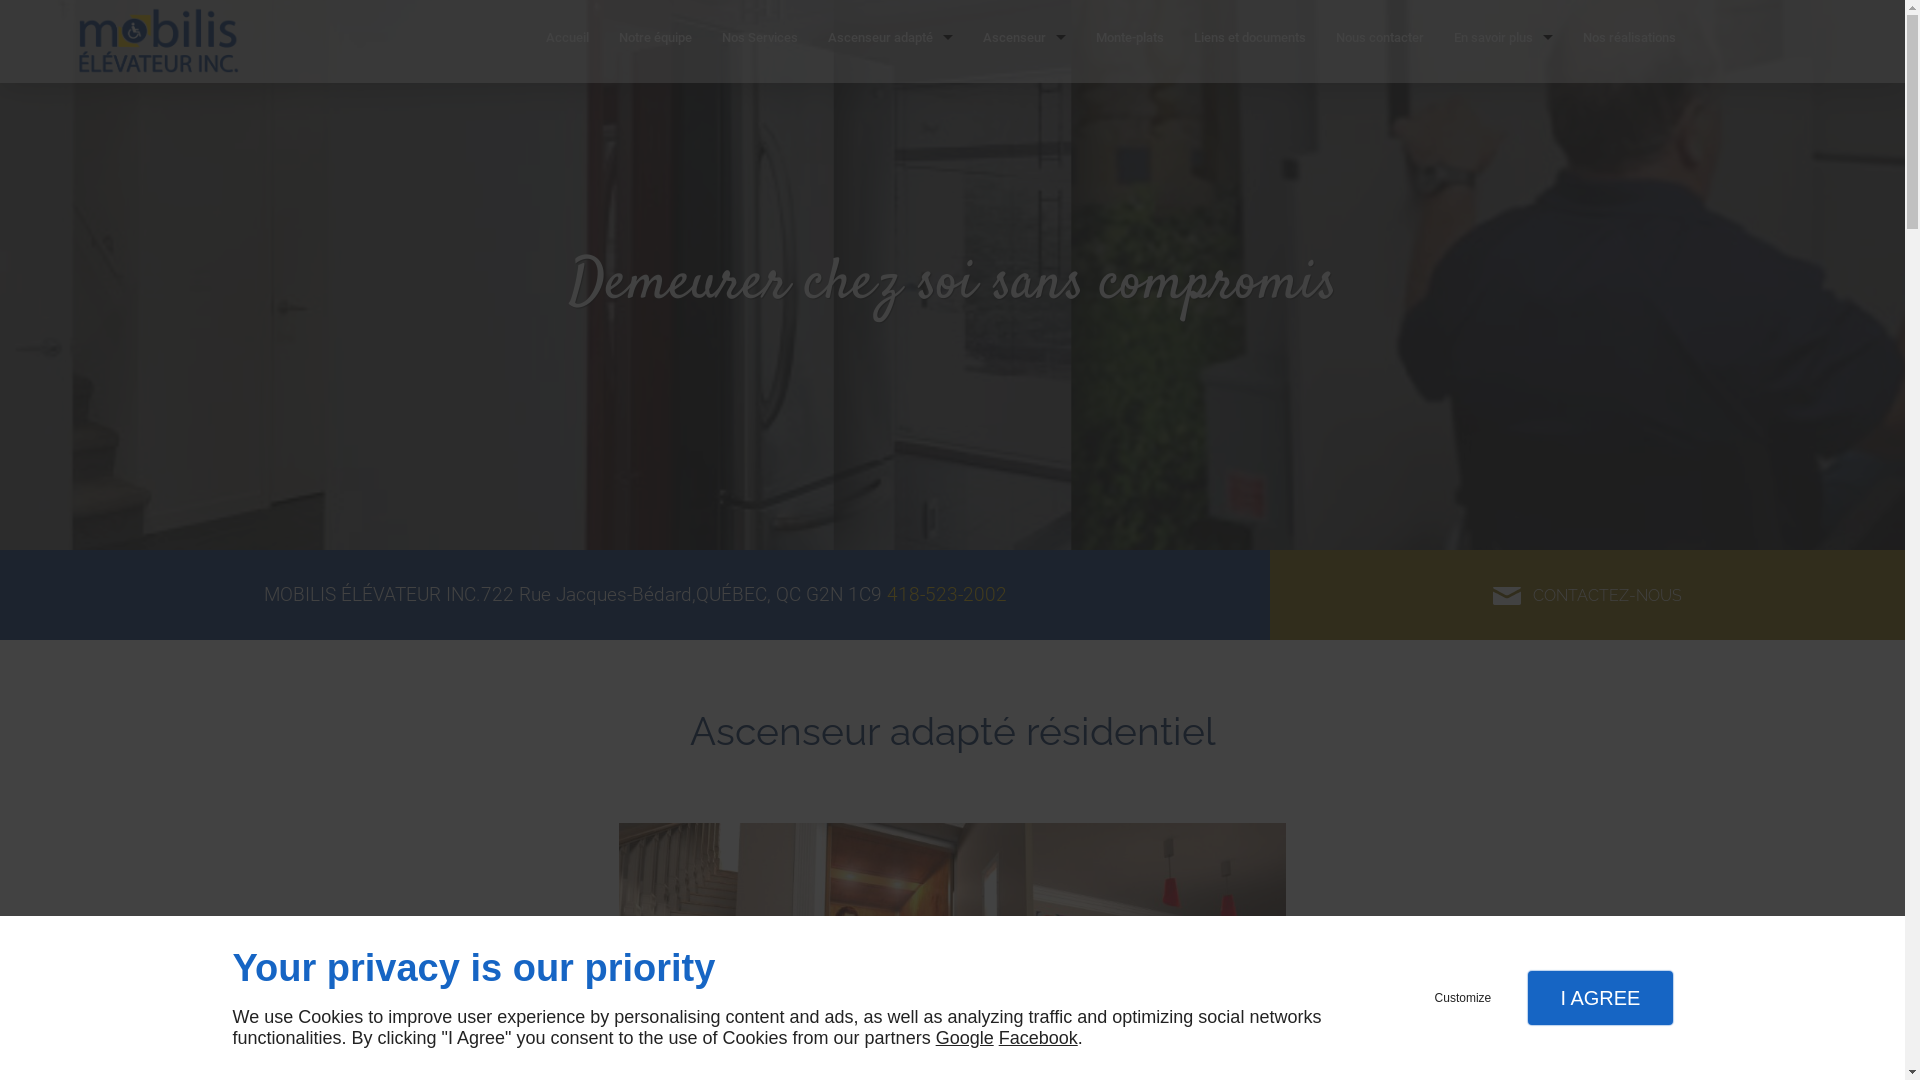 Image resolution: width=1920 pixels, height=1080 pixels. Describe the element at coordinates (1586, 593) in the screenshot. I see `'CONTACTEZ-NOUS'` at that location.